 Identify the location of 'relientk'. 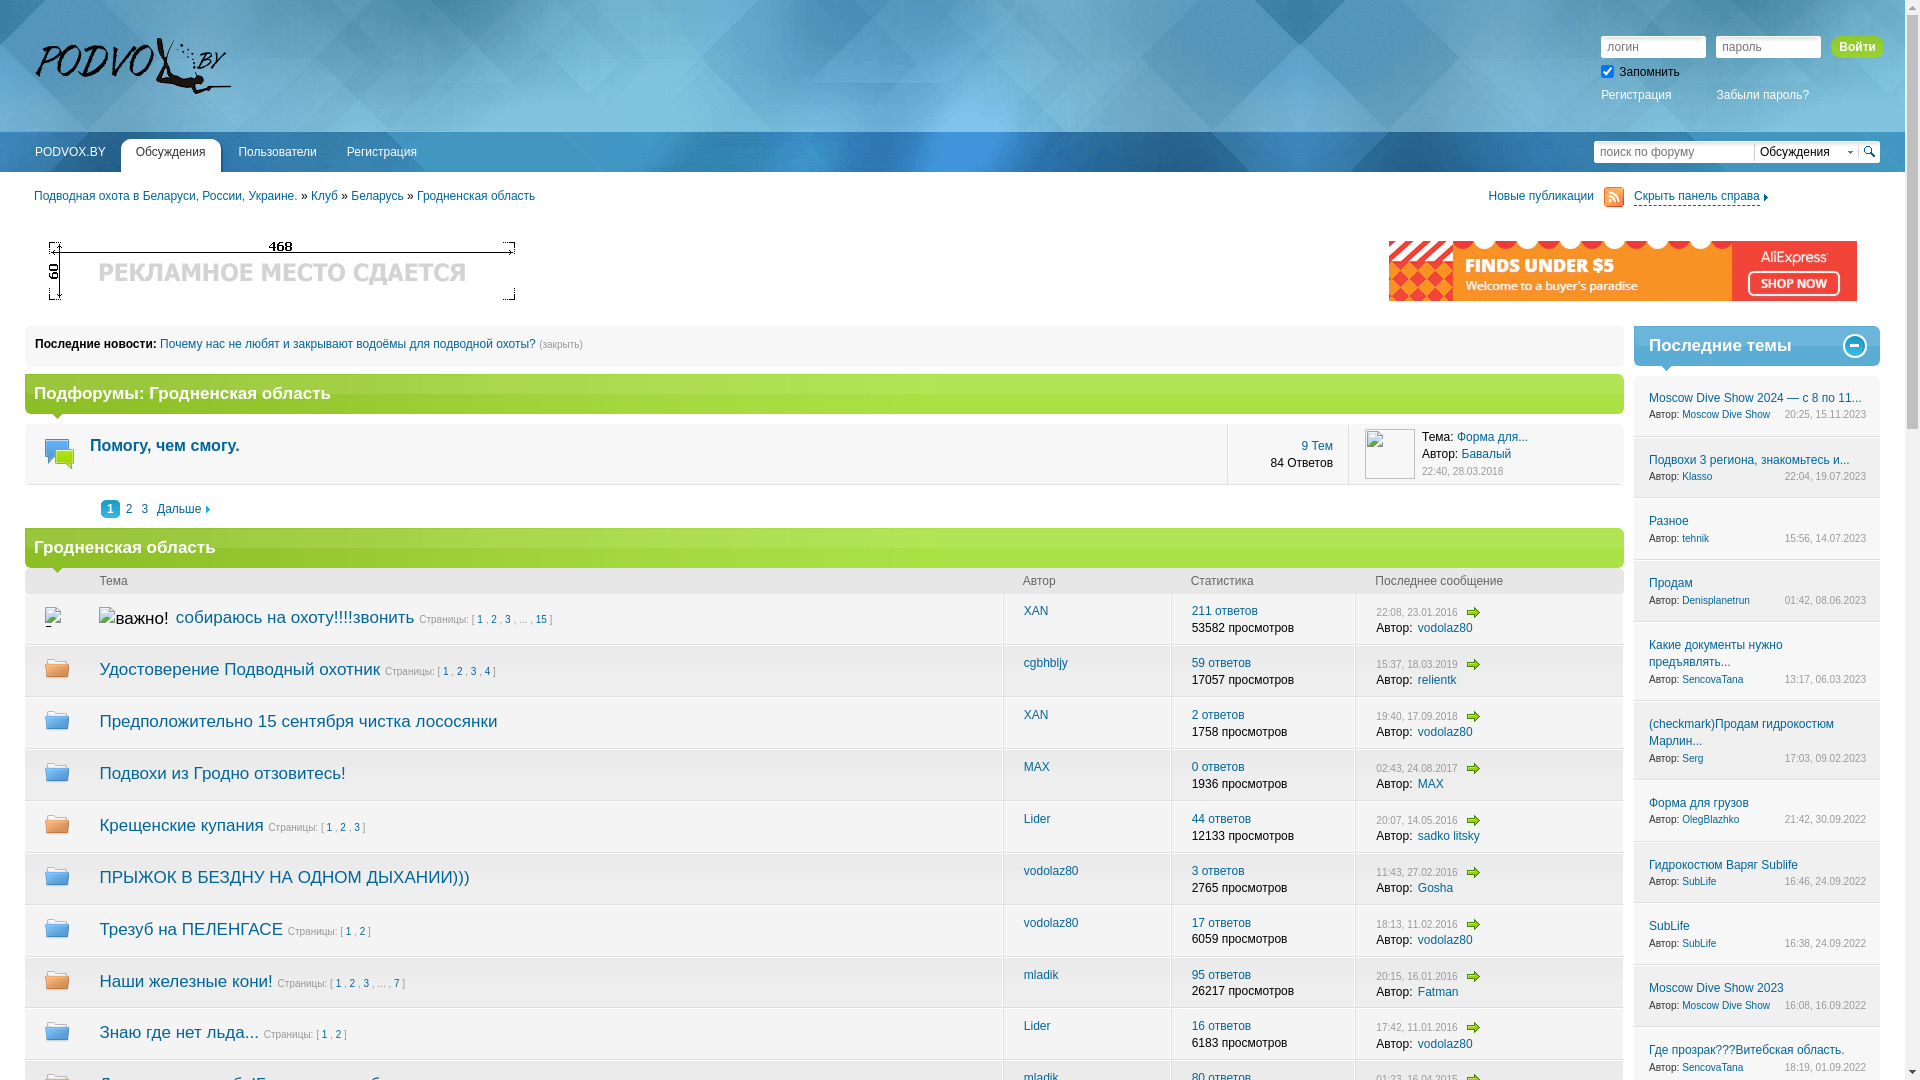
(1436, 678).